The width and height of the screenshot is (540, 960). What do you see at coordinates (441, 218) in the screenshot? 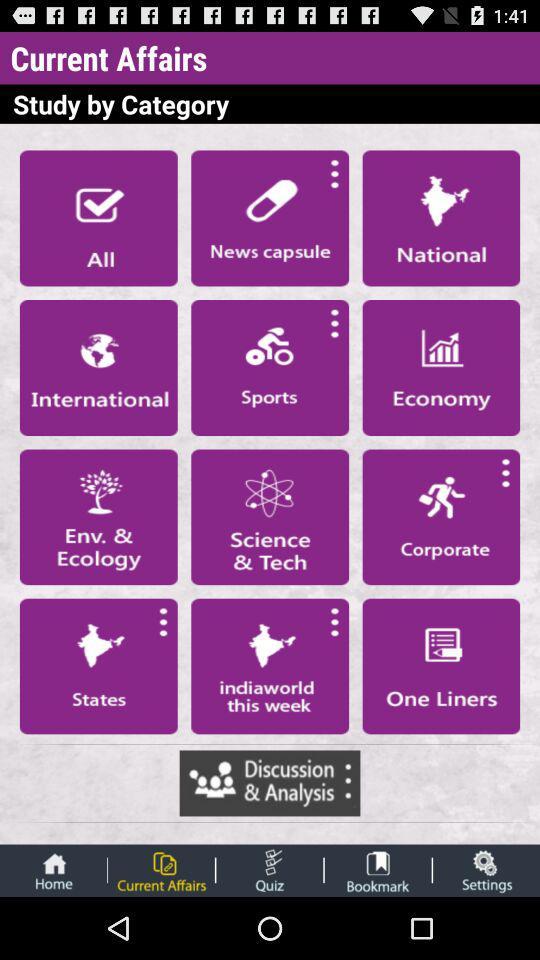
I see `study national` at bounding box center [441, 218].